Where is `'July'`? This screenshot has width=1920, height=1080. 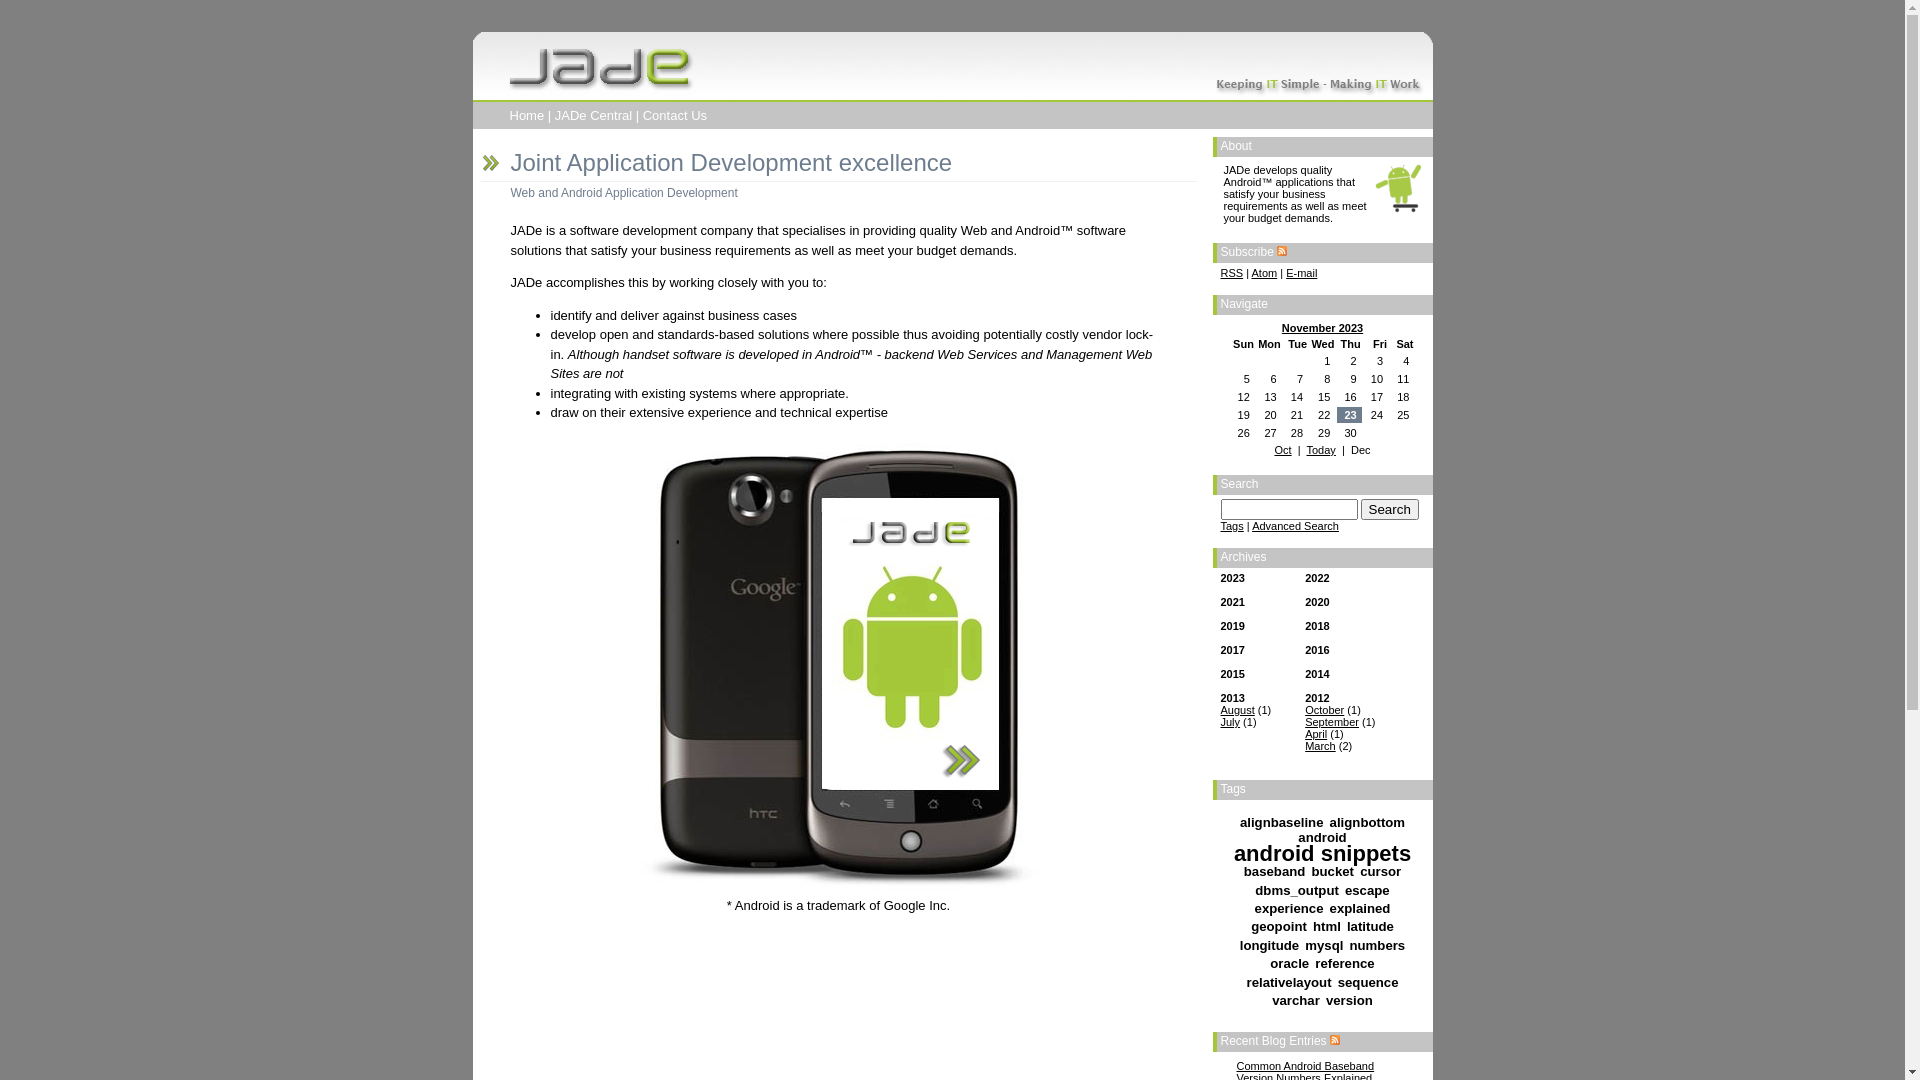
'July' is located at coordinates (1228, 721).